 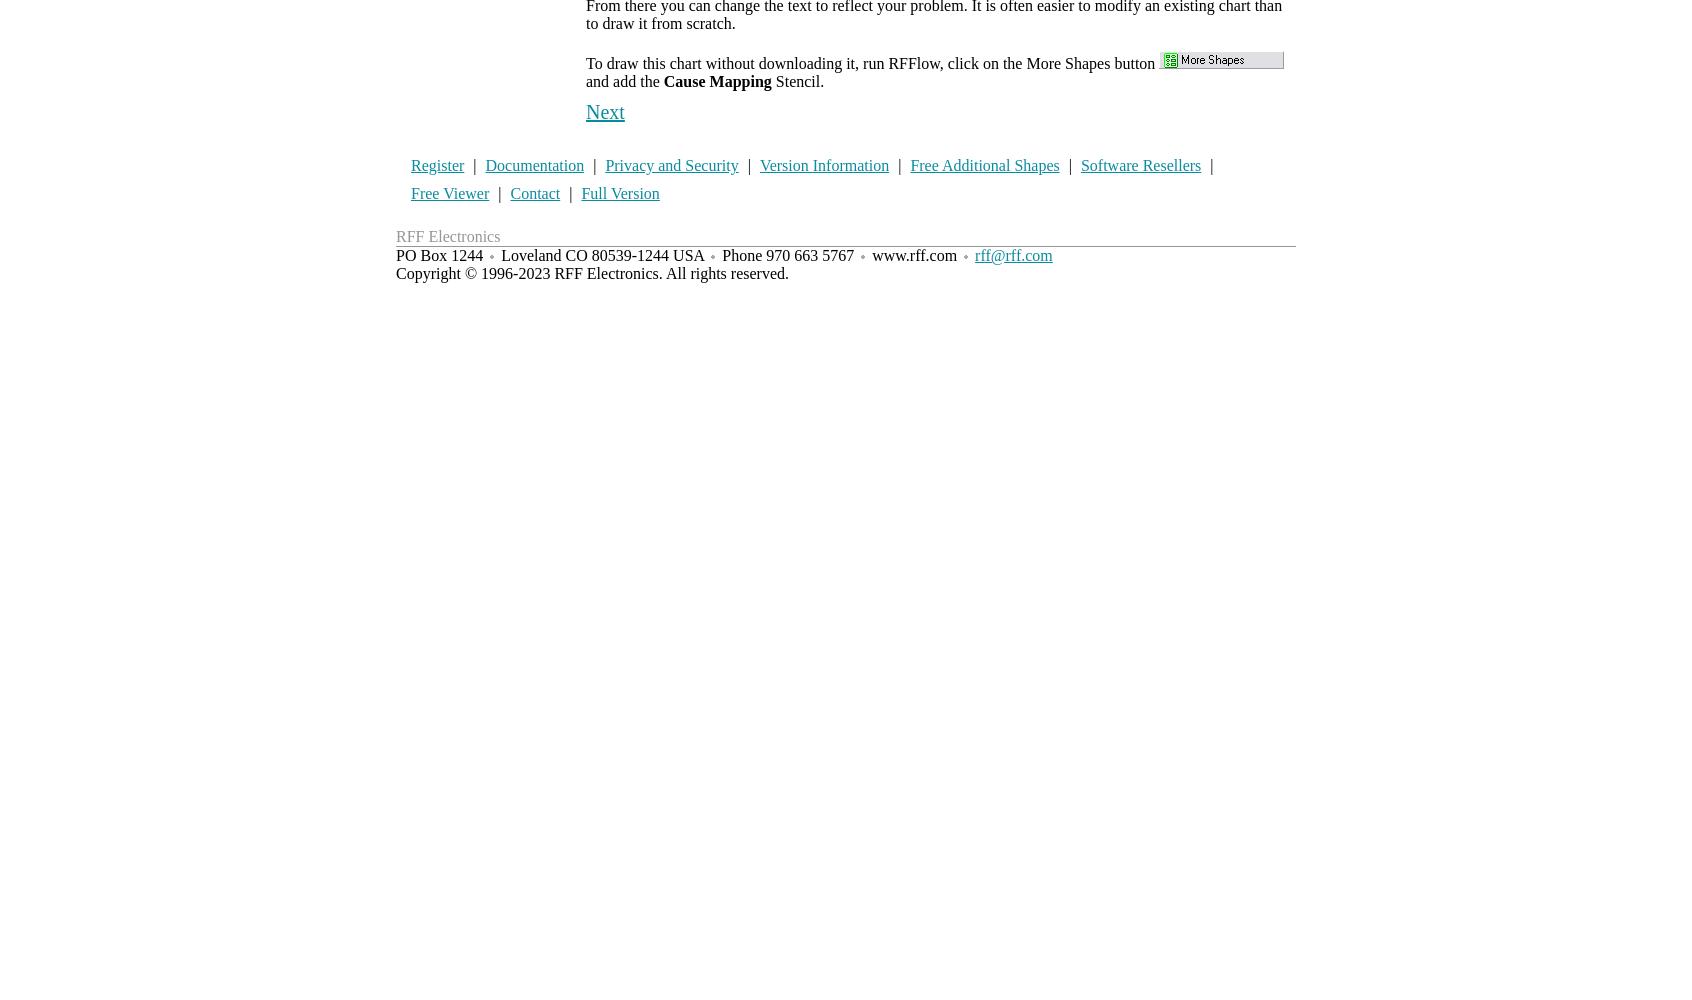 What do you see at coordinates (1012, 255) in the screenshot?
I see `'rff@rff.com'` at bounding box center [1012, 255].